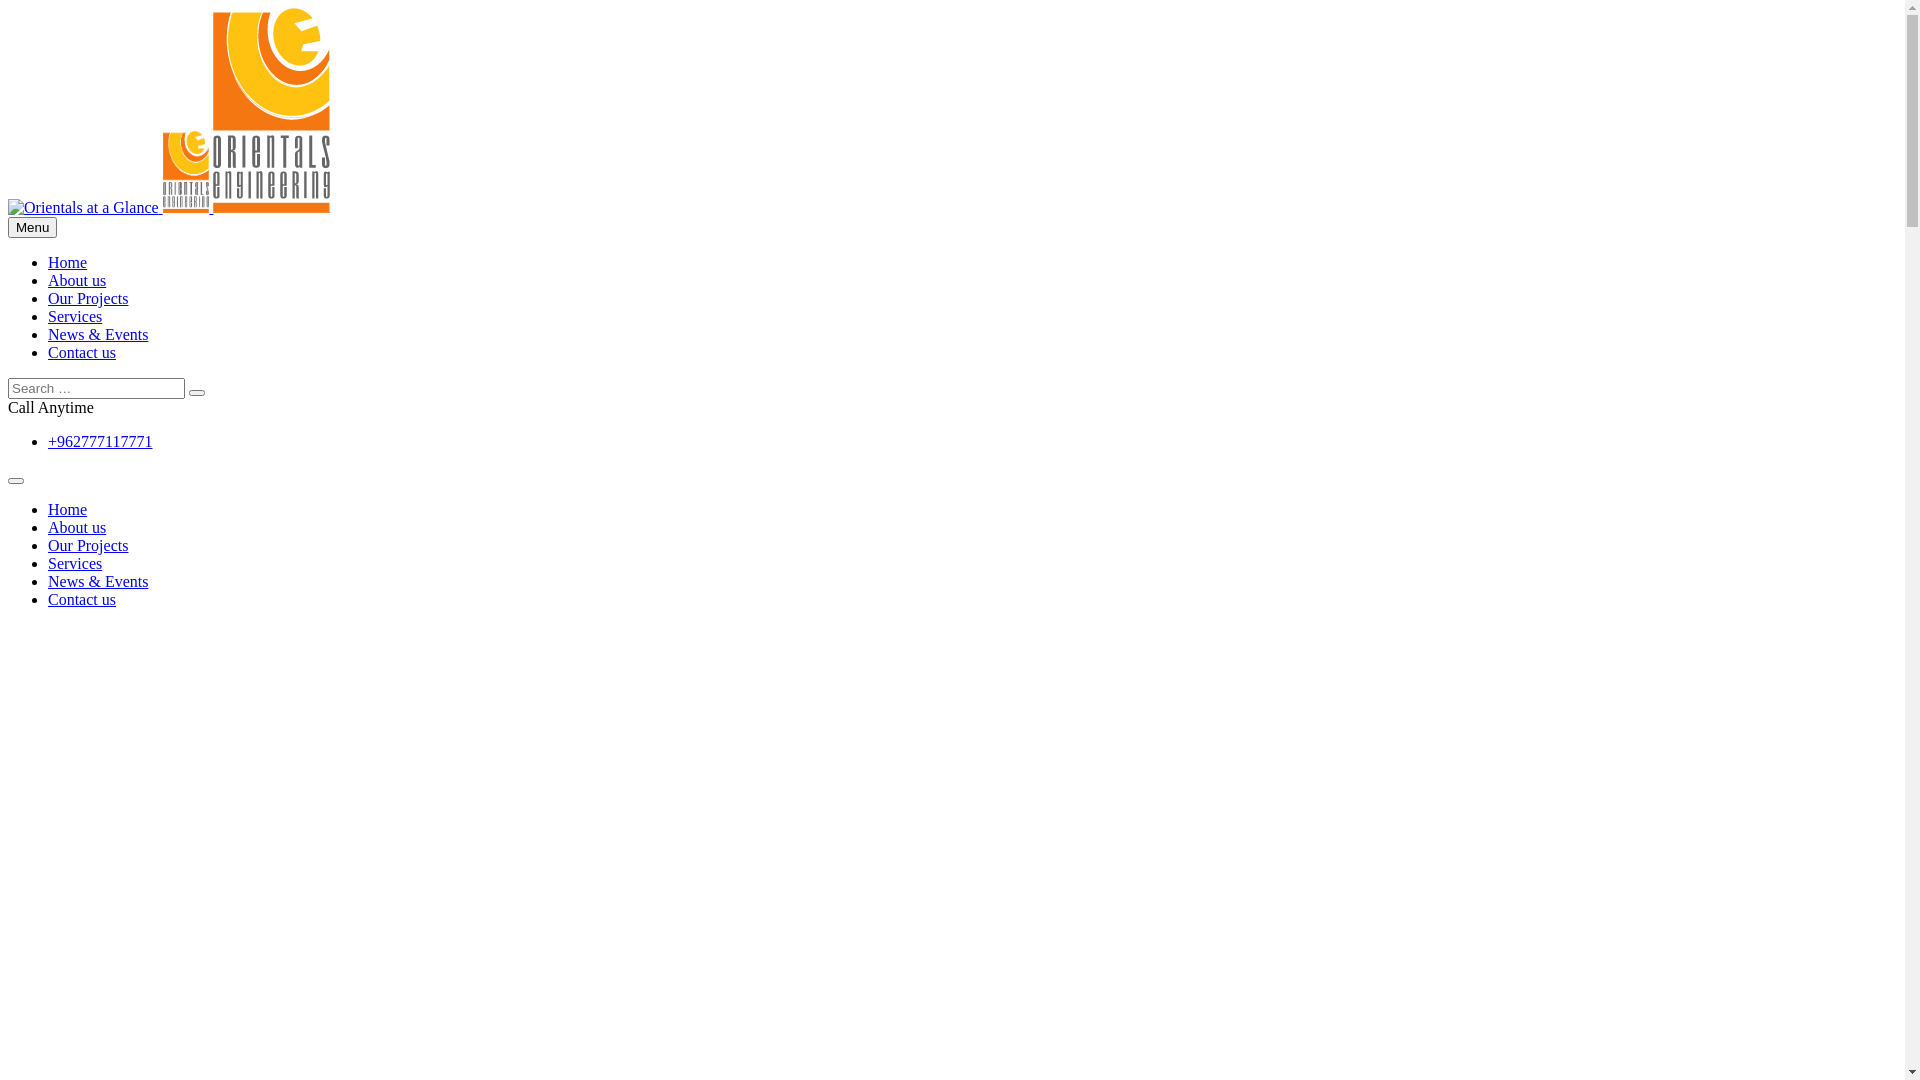 This screenshot has width=1920, height=1080. I want to click on 'Menu', so click(32, 226).